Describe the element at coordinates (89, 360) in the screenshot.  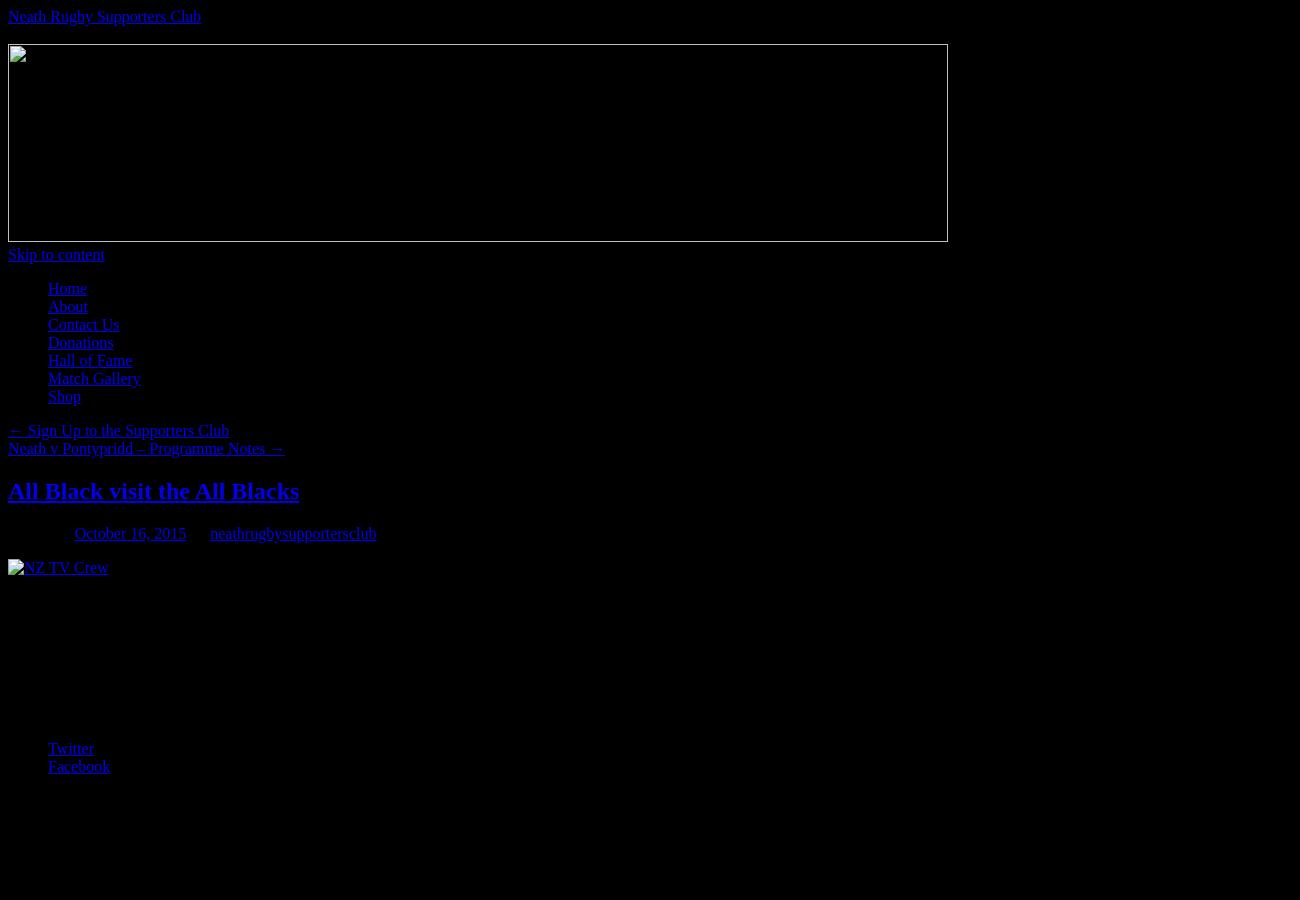
I see `'Hall of Fame'` at that location.